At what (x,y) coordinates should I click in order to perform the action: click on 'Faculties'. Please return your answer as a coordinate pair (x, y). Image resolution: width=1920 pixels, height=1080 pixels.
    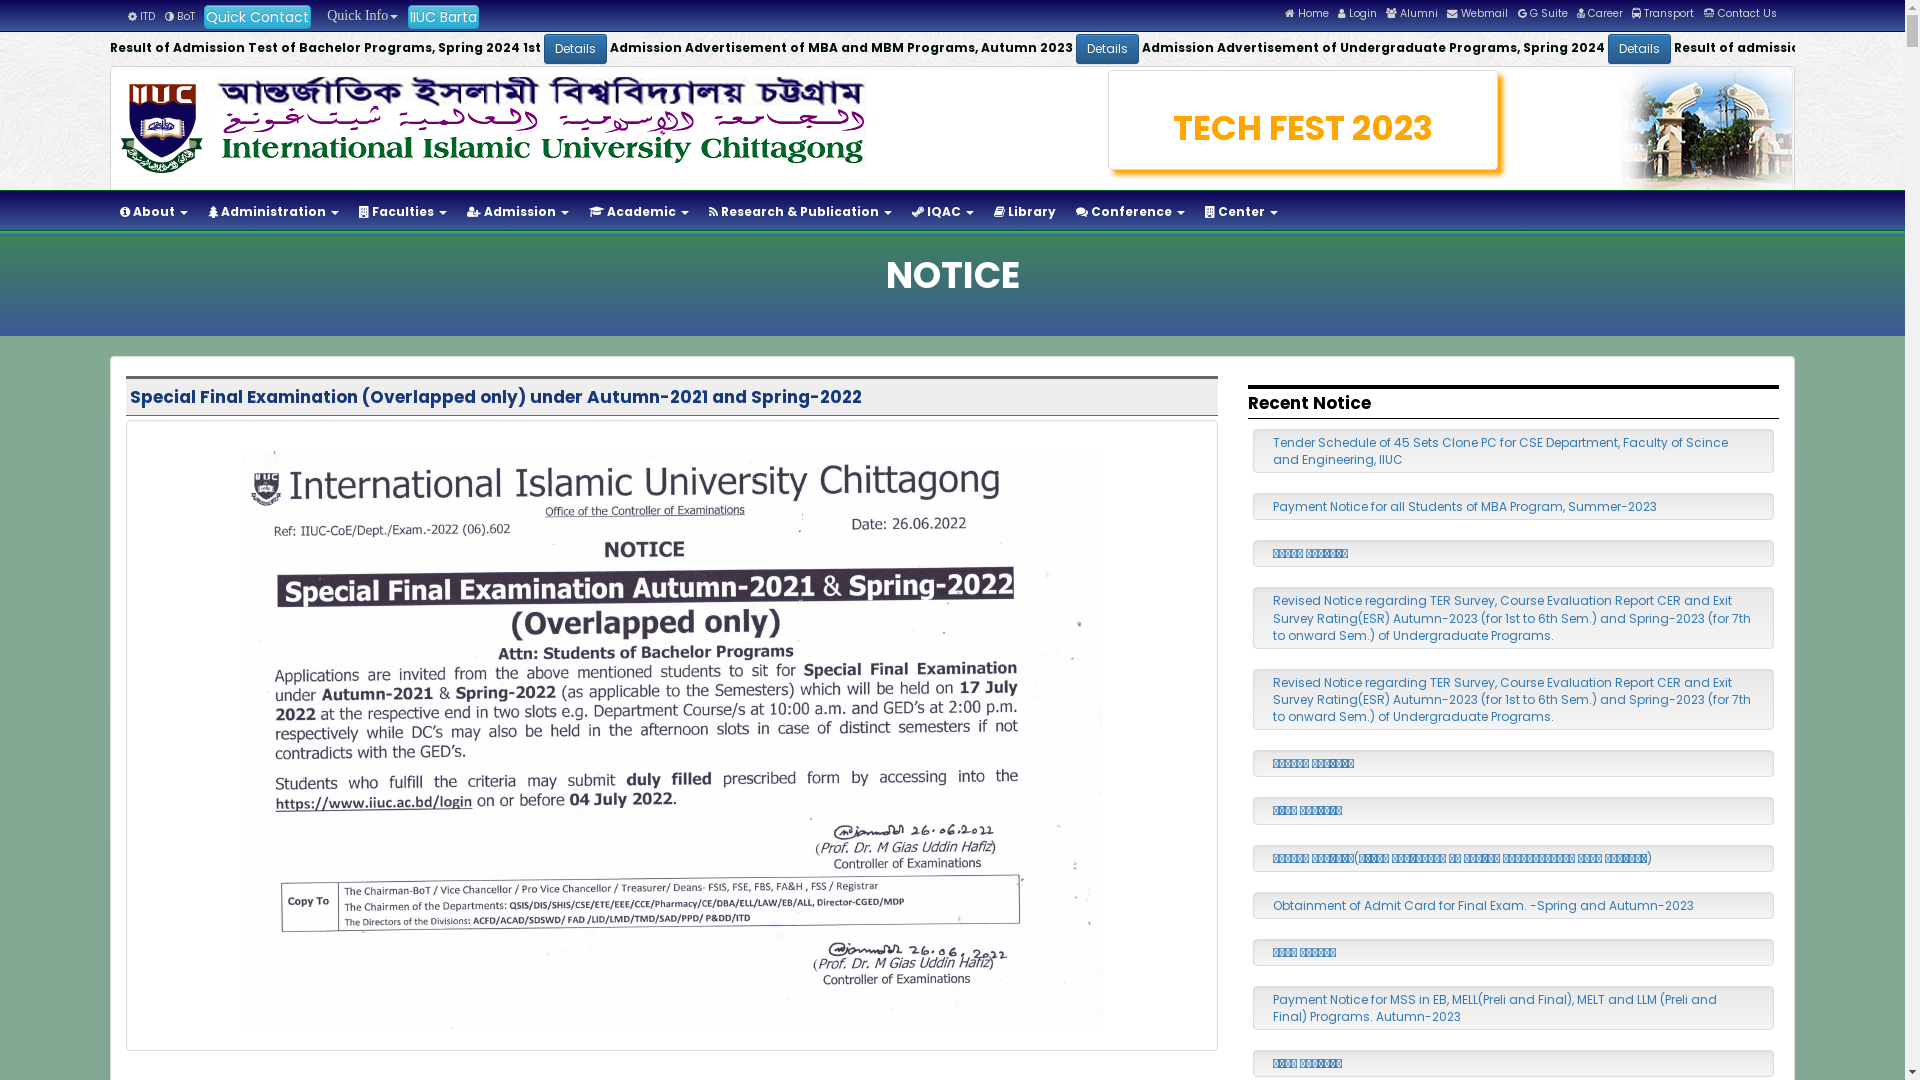
    Looking at the image, I should click on (402, 212).